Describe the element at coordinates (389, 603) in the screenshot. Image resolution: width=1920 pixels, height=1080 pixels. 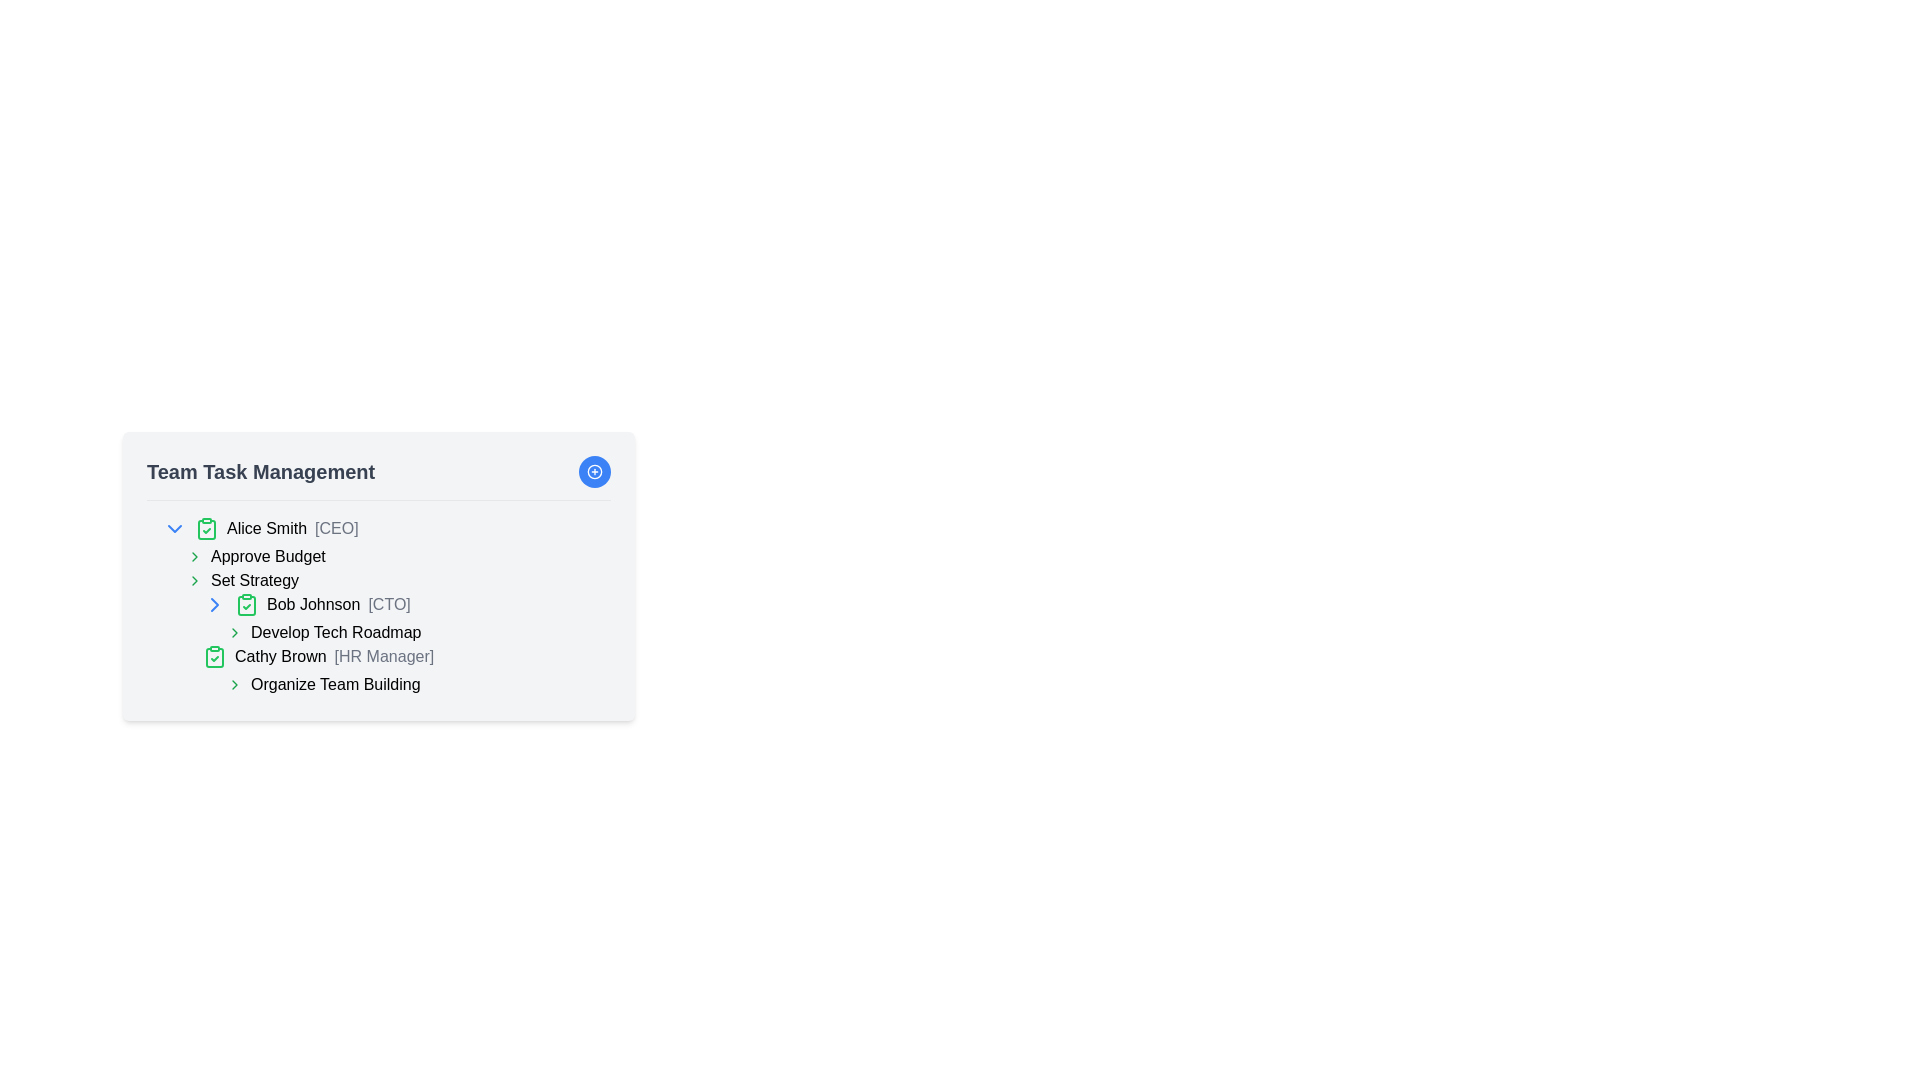
I see `the text label '[CTO]' which is styled with a gray font color and positioned to the right of 'Bob Johnson'` at that location.